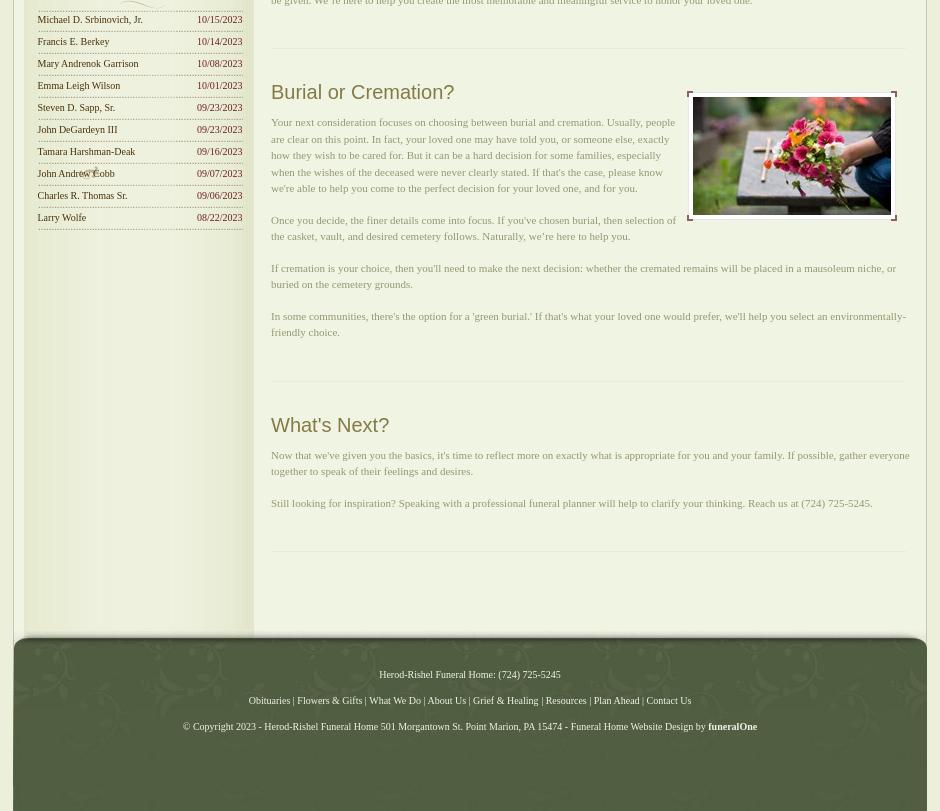  What do you see at coordinates (330, 422) in the screenshot?
I see `'What's Next?'` at bounding box center [330, 422].